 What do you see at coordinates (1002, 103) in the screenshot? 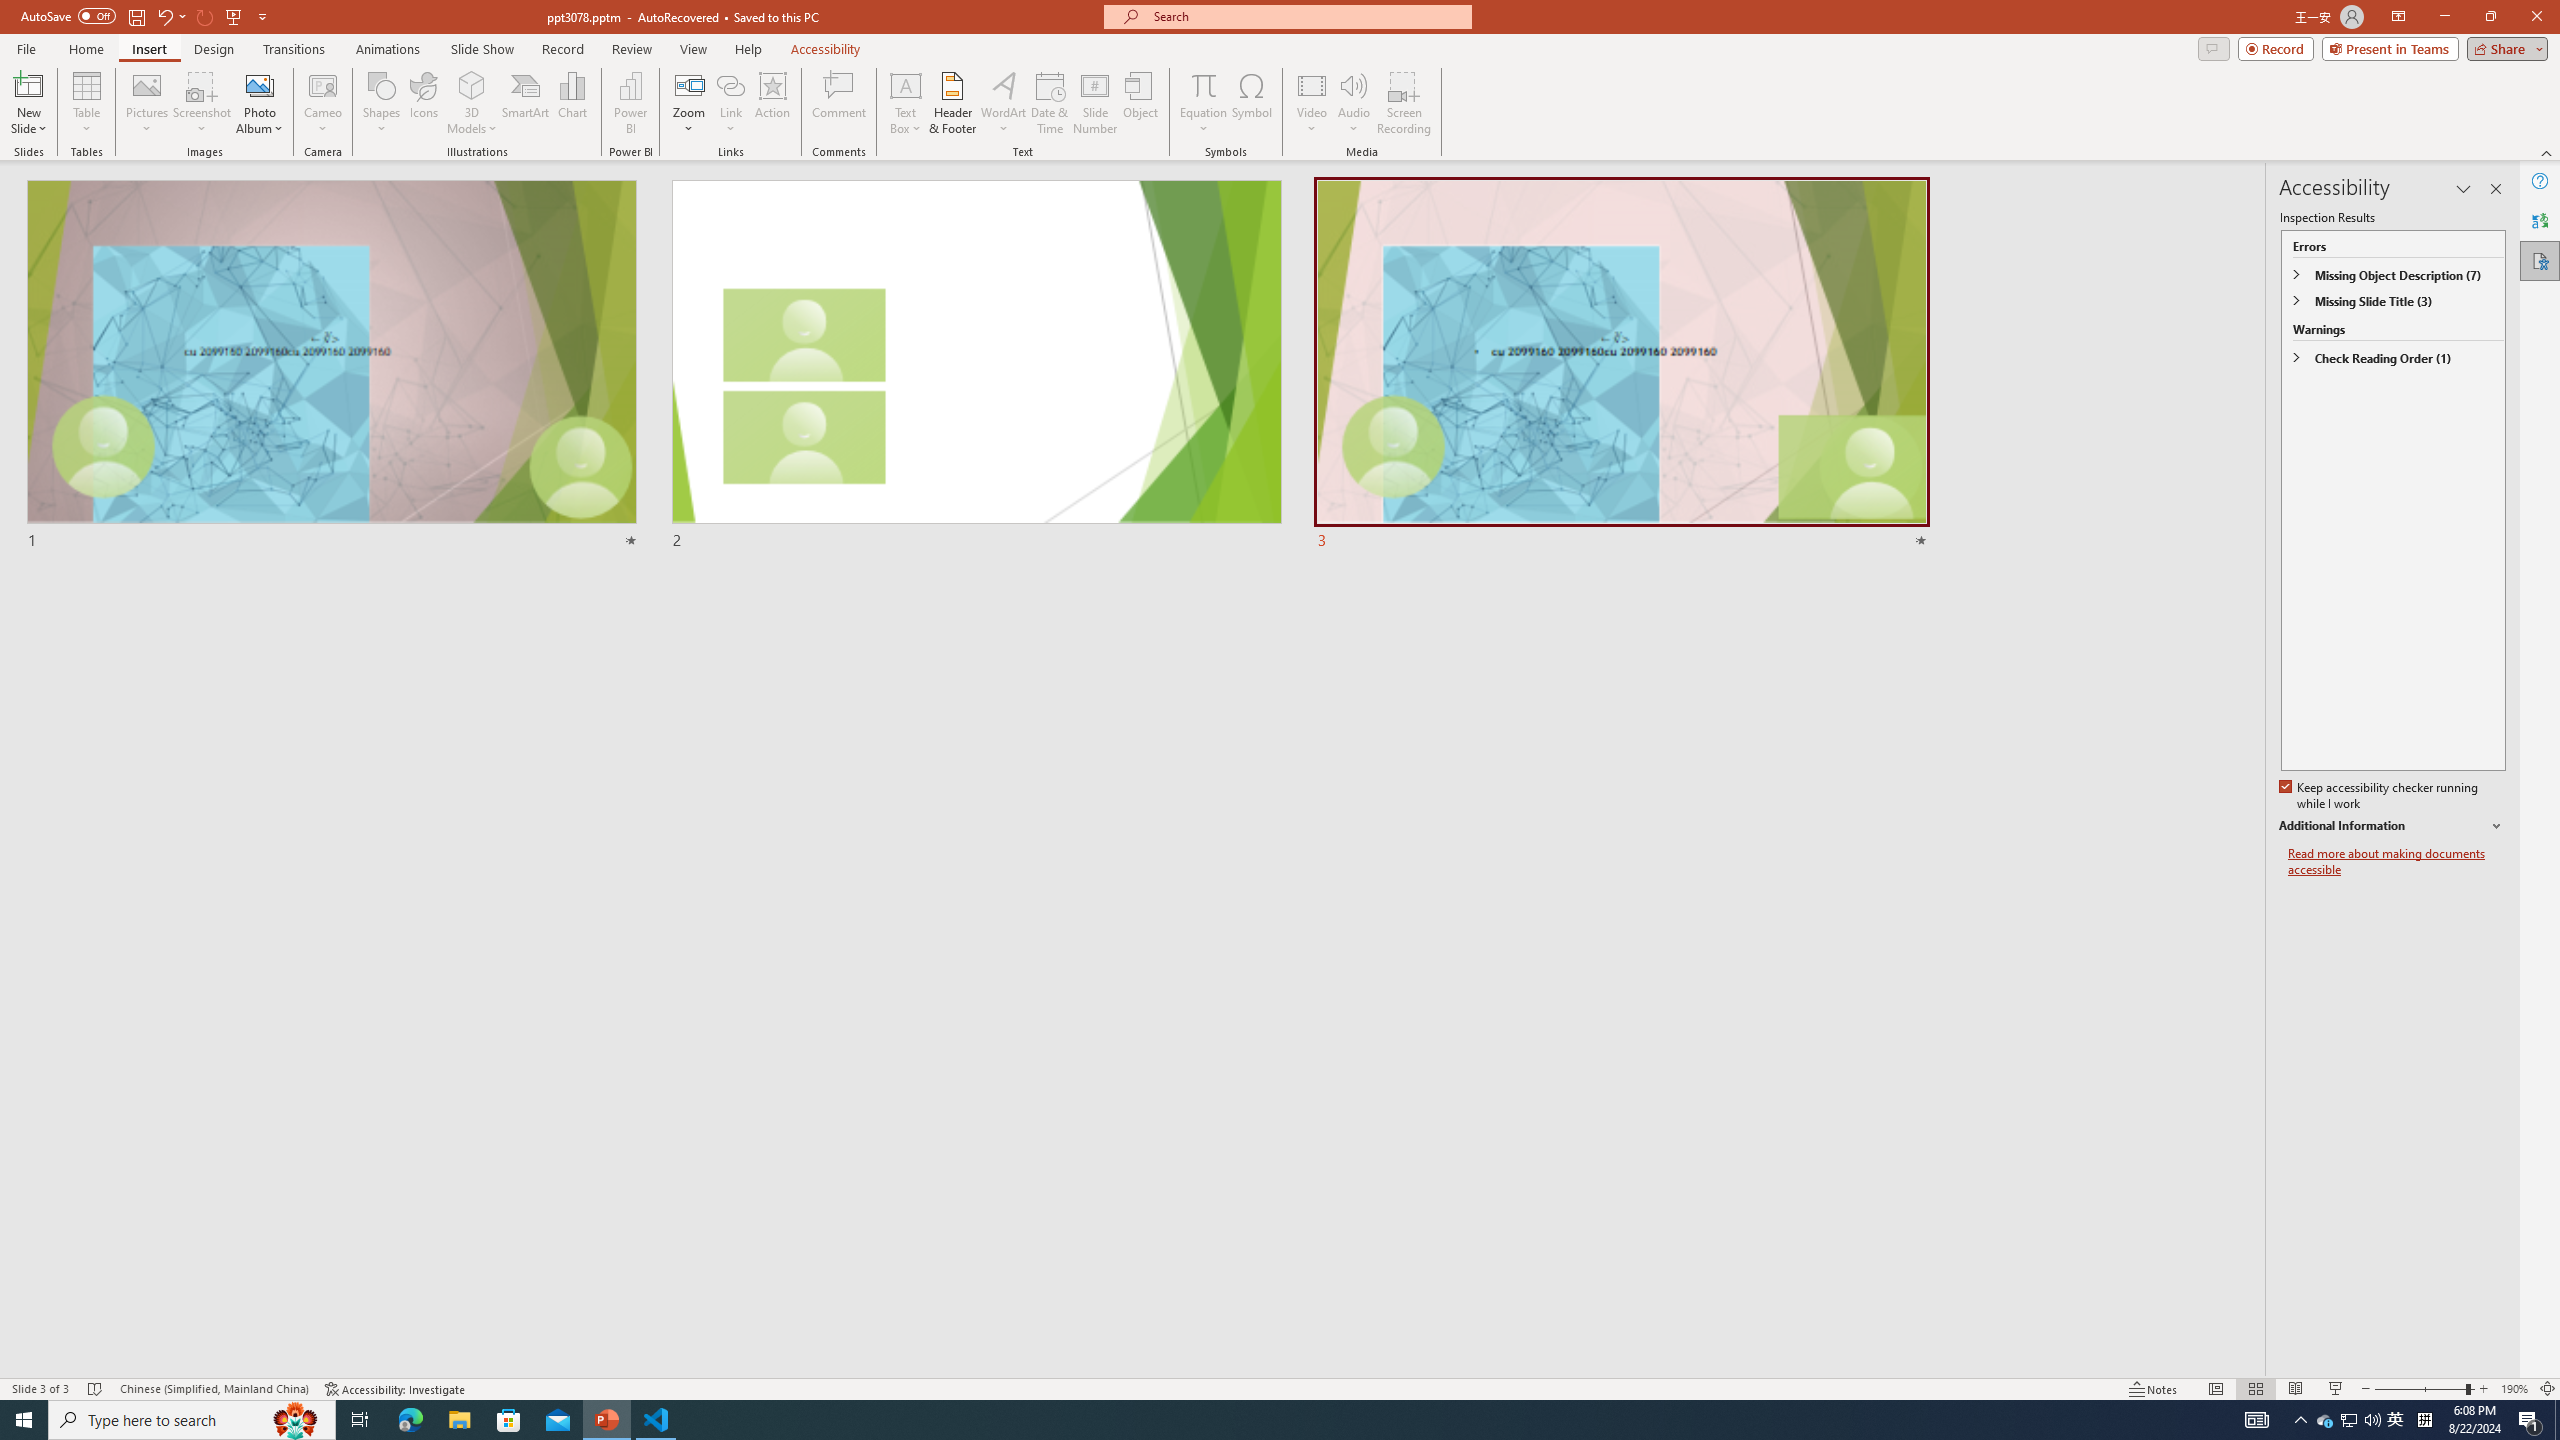
I see `'WordArt'` at bounding box center [1002, 103].